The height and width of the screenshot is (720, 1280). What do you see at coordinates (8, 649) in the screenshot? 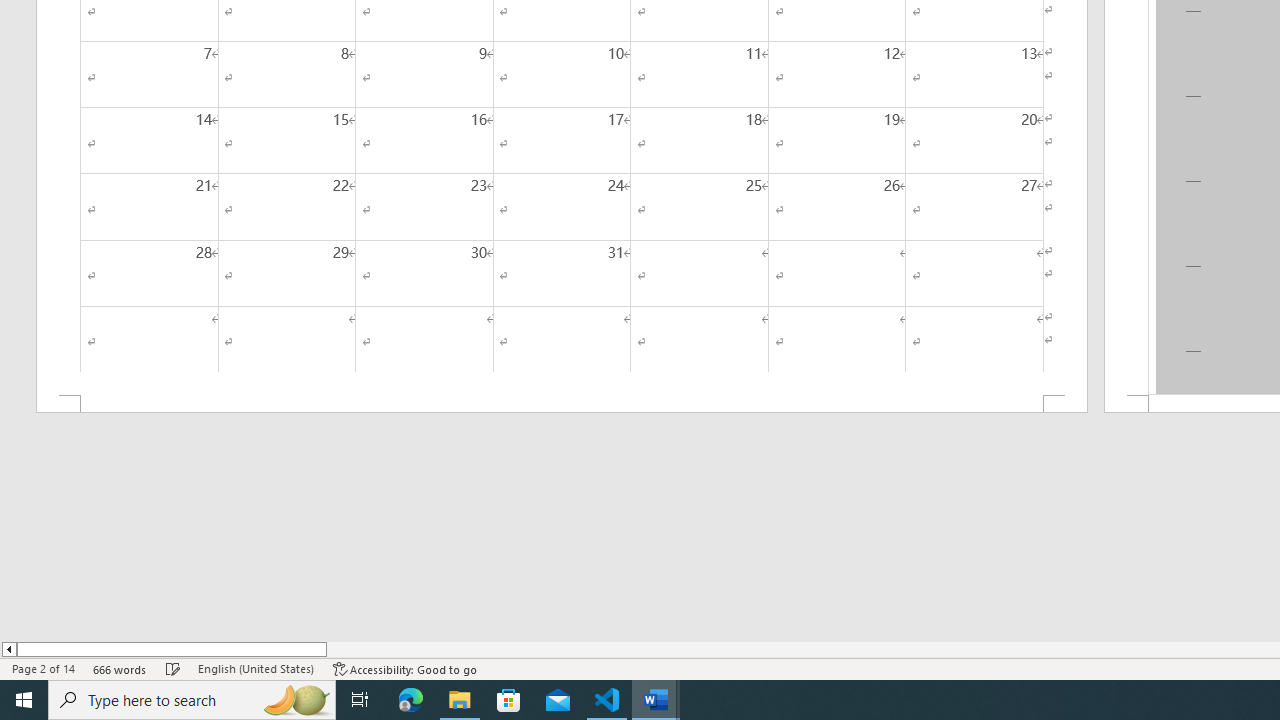
I see `'Column left'` at bounding box center [8, 649].